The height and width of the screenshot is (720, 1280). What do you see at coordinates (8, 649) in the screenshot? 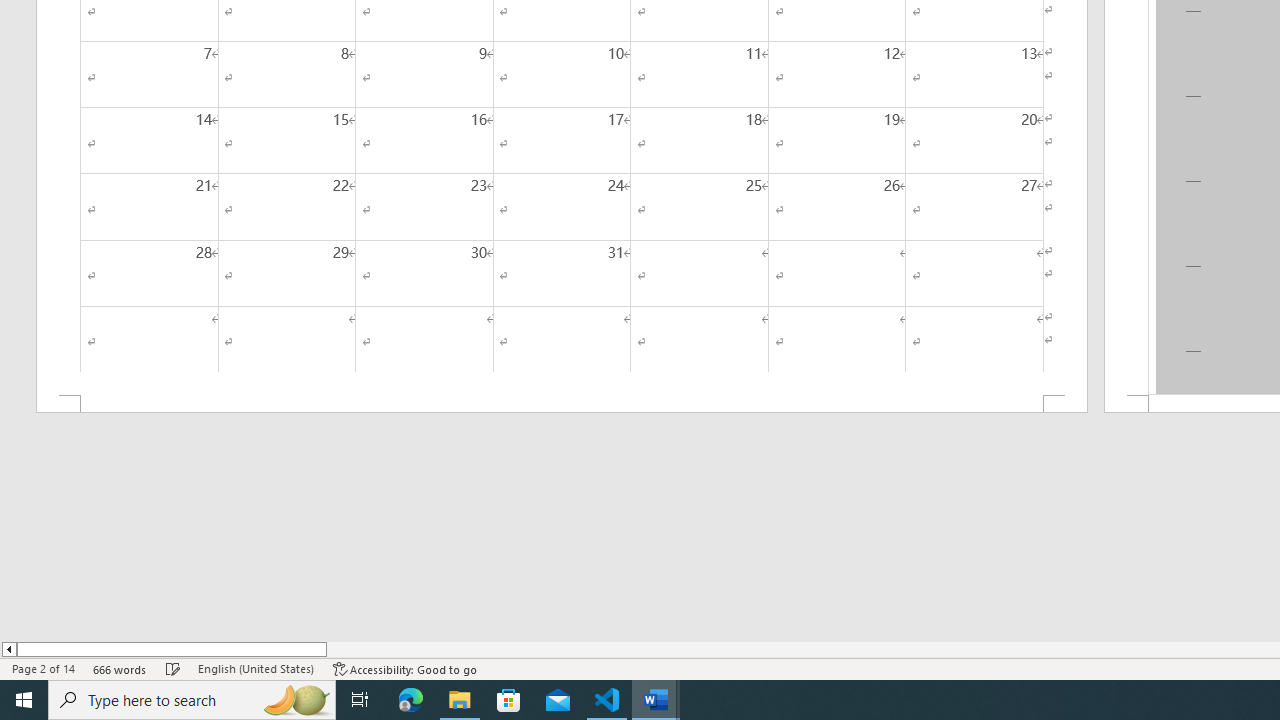
I see `'Column left'` at bounding box center [8, 649].